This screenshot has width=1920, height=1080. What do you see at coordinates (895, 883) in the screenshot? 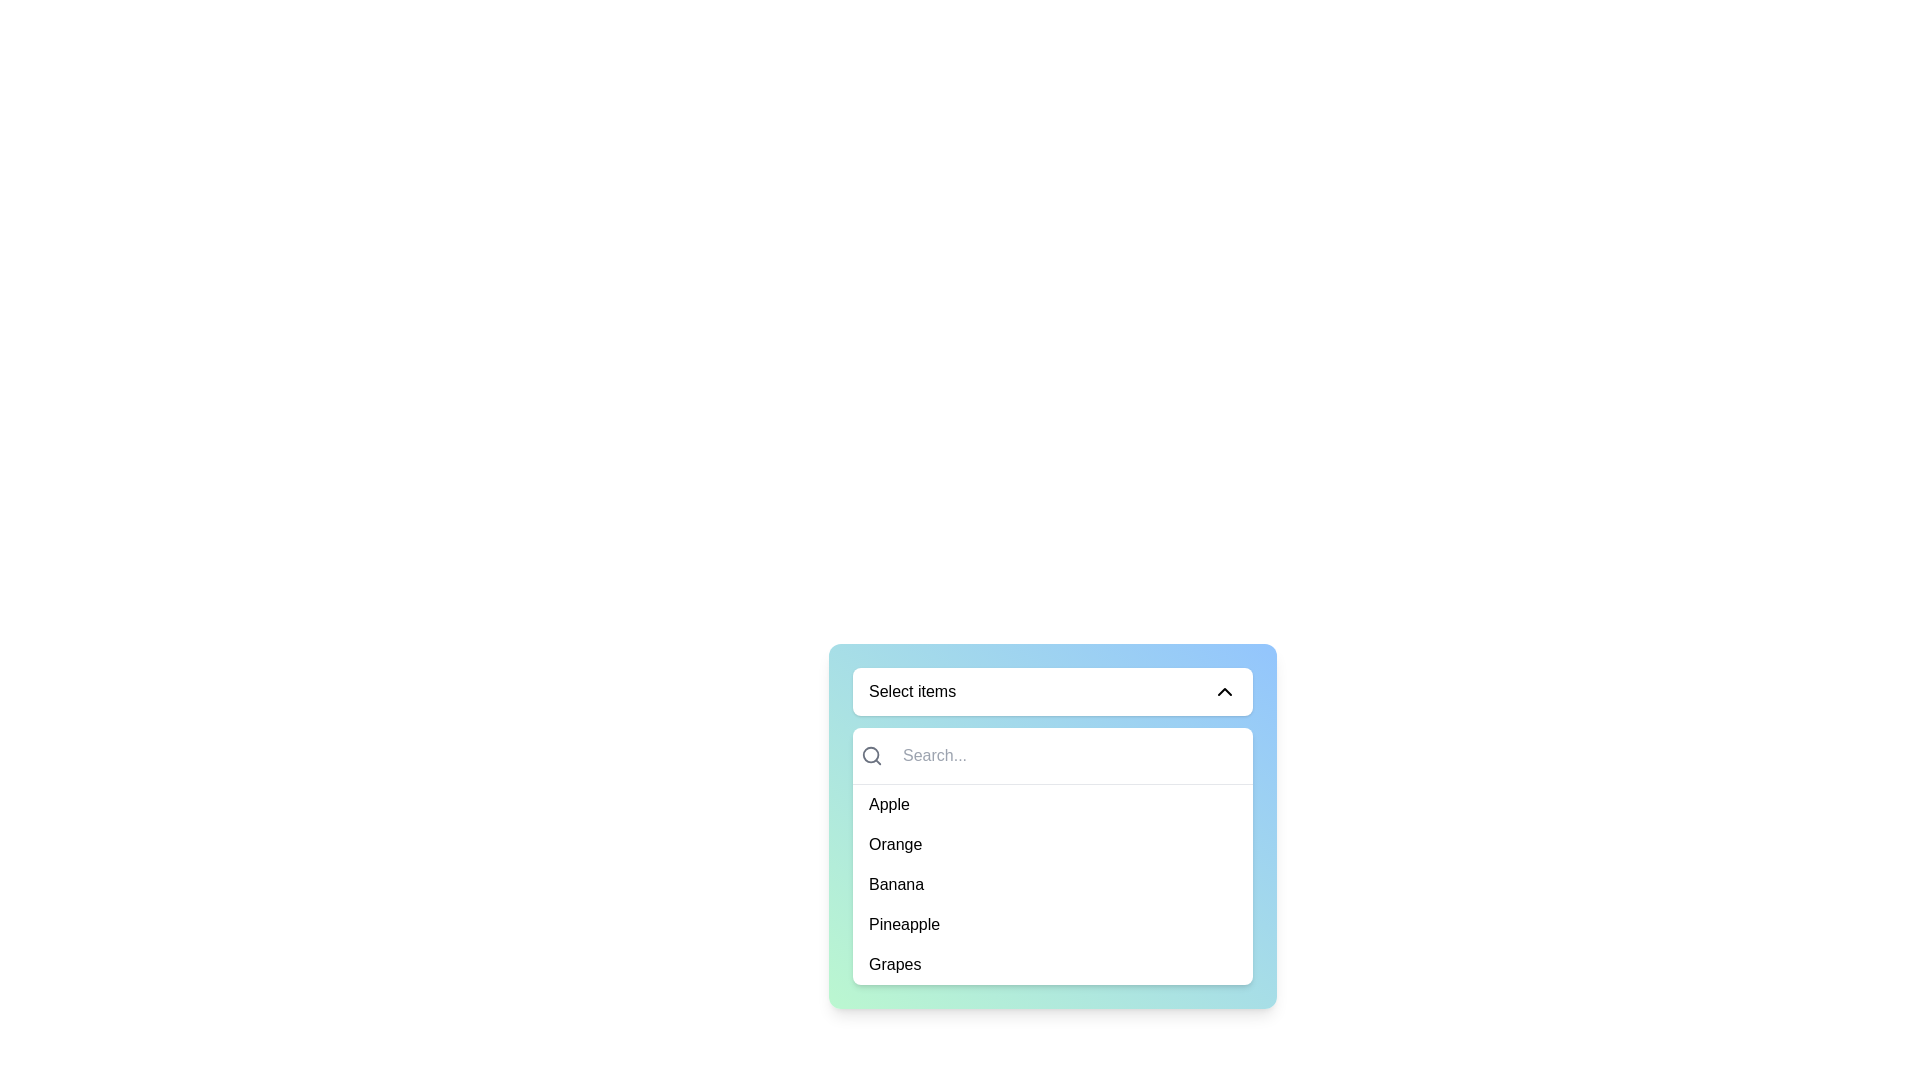
I see `the selectable label titled 'Banana' in the dropdown menu` at bounding box center [895, 883].